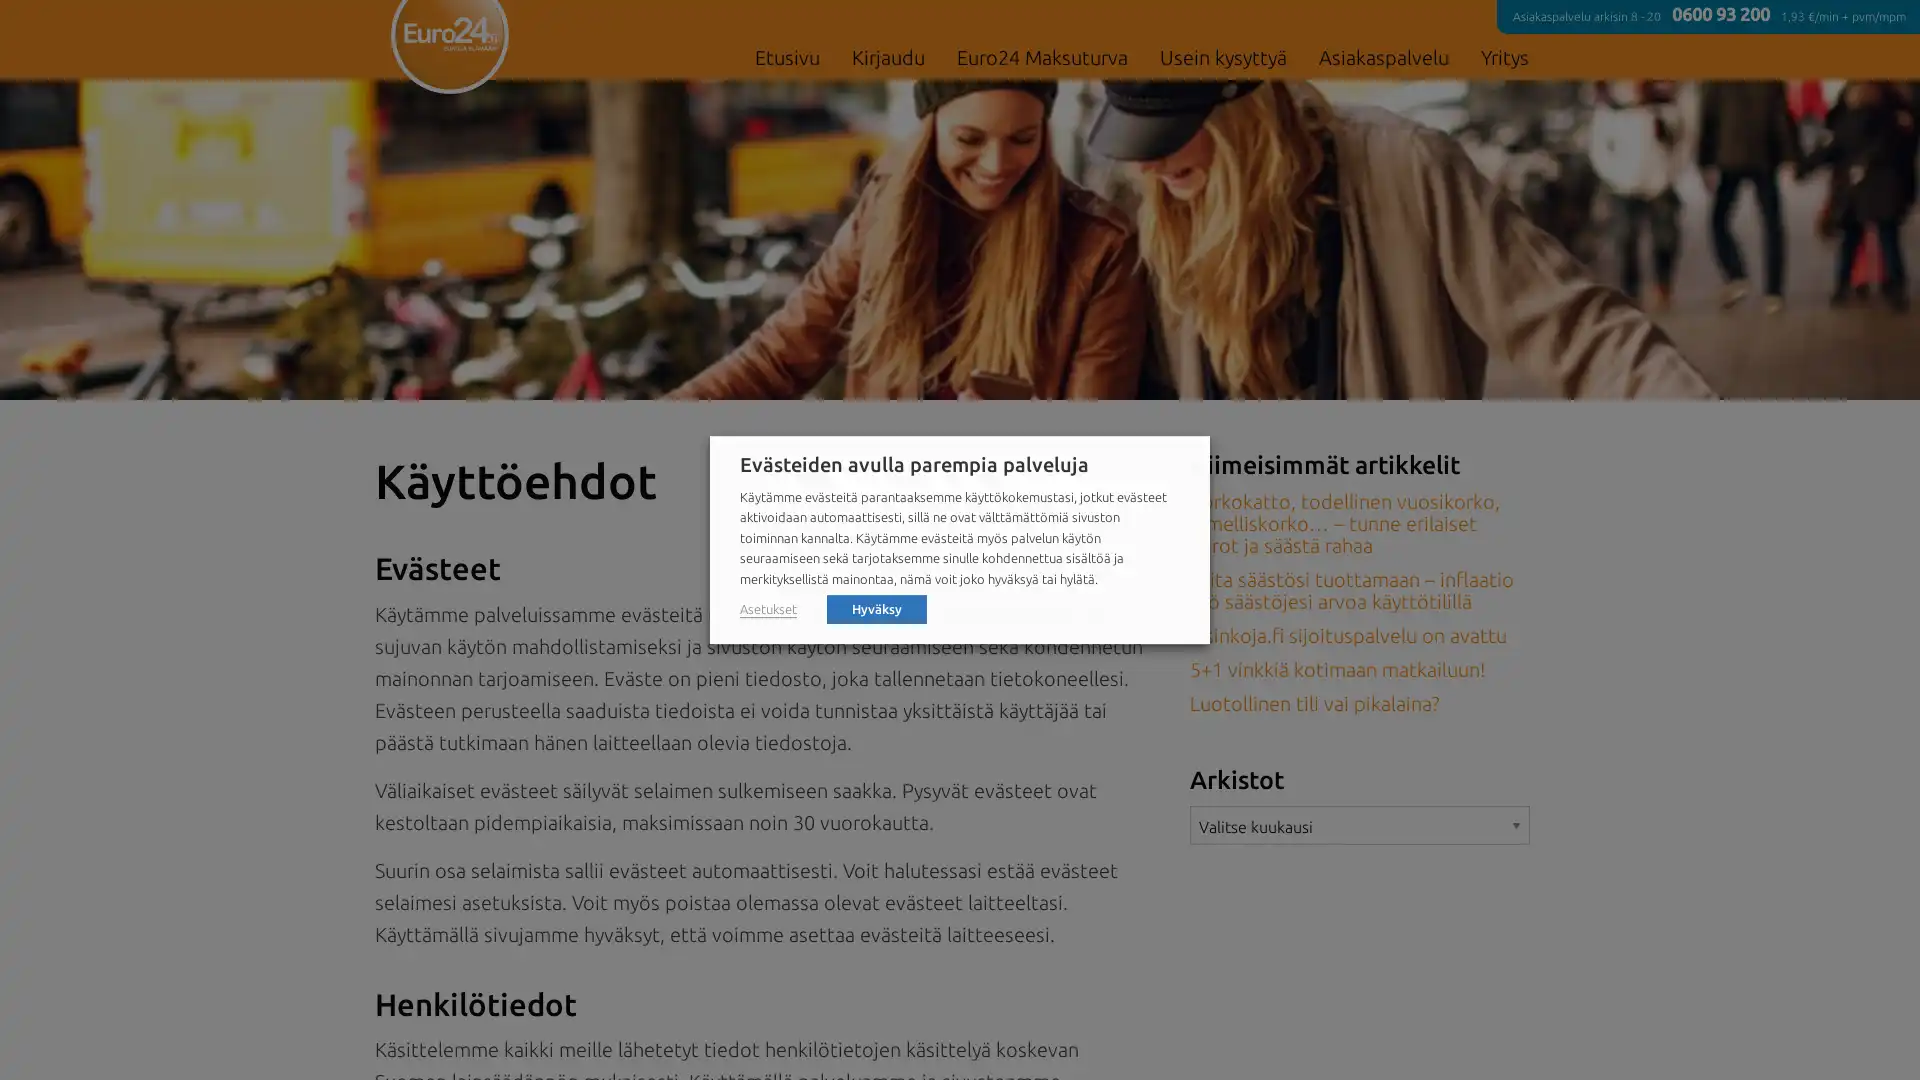  Describe the element at coordinates (877, 607) in the screenshot. I see `Hyvaksy` at that location.